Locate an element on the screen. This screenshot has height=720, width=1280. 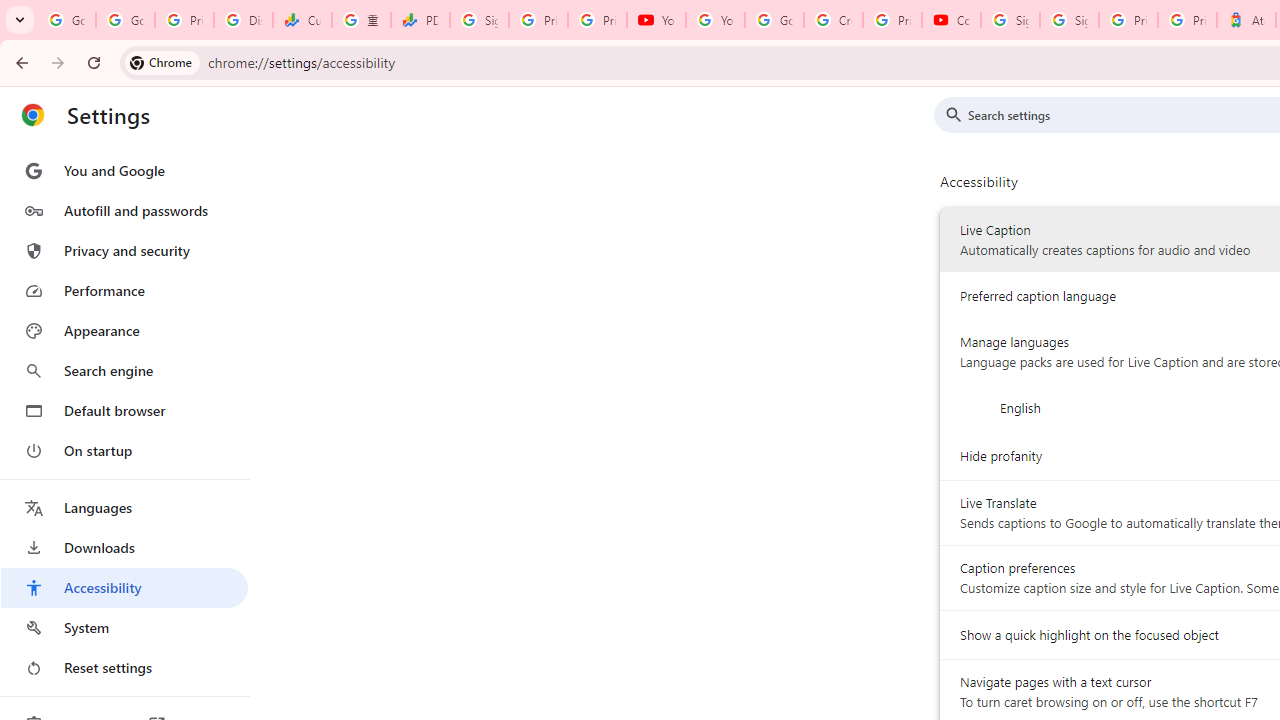
'Search engine' is located at coordinates (123, 371).